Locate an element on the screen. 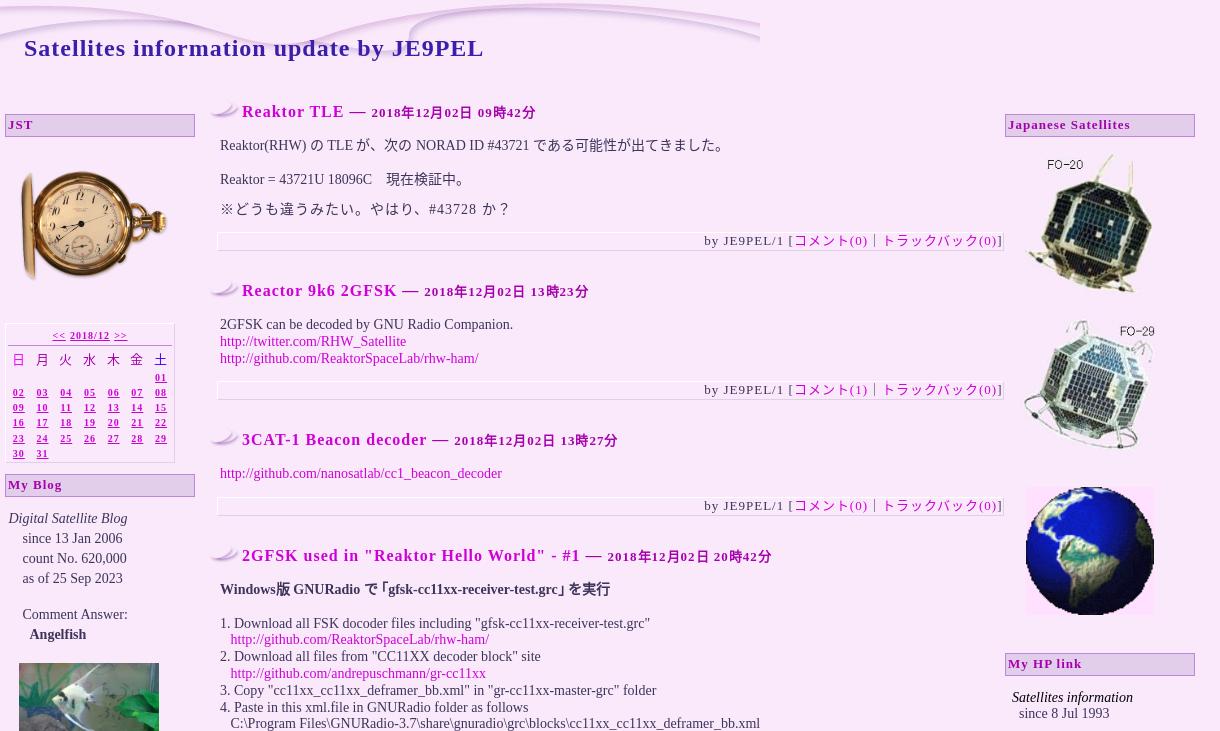 This screenshot has height=731, width=1220. 'Reaktor TLE' is located at coordinates (292, 110).